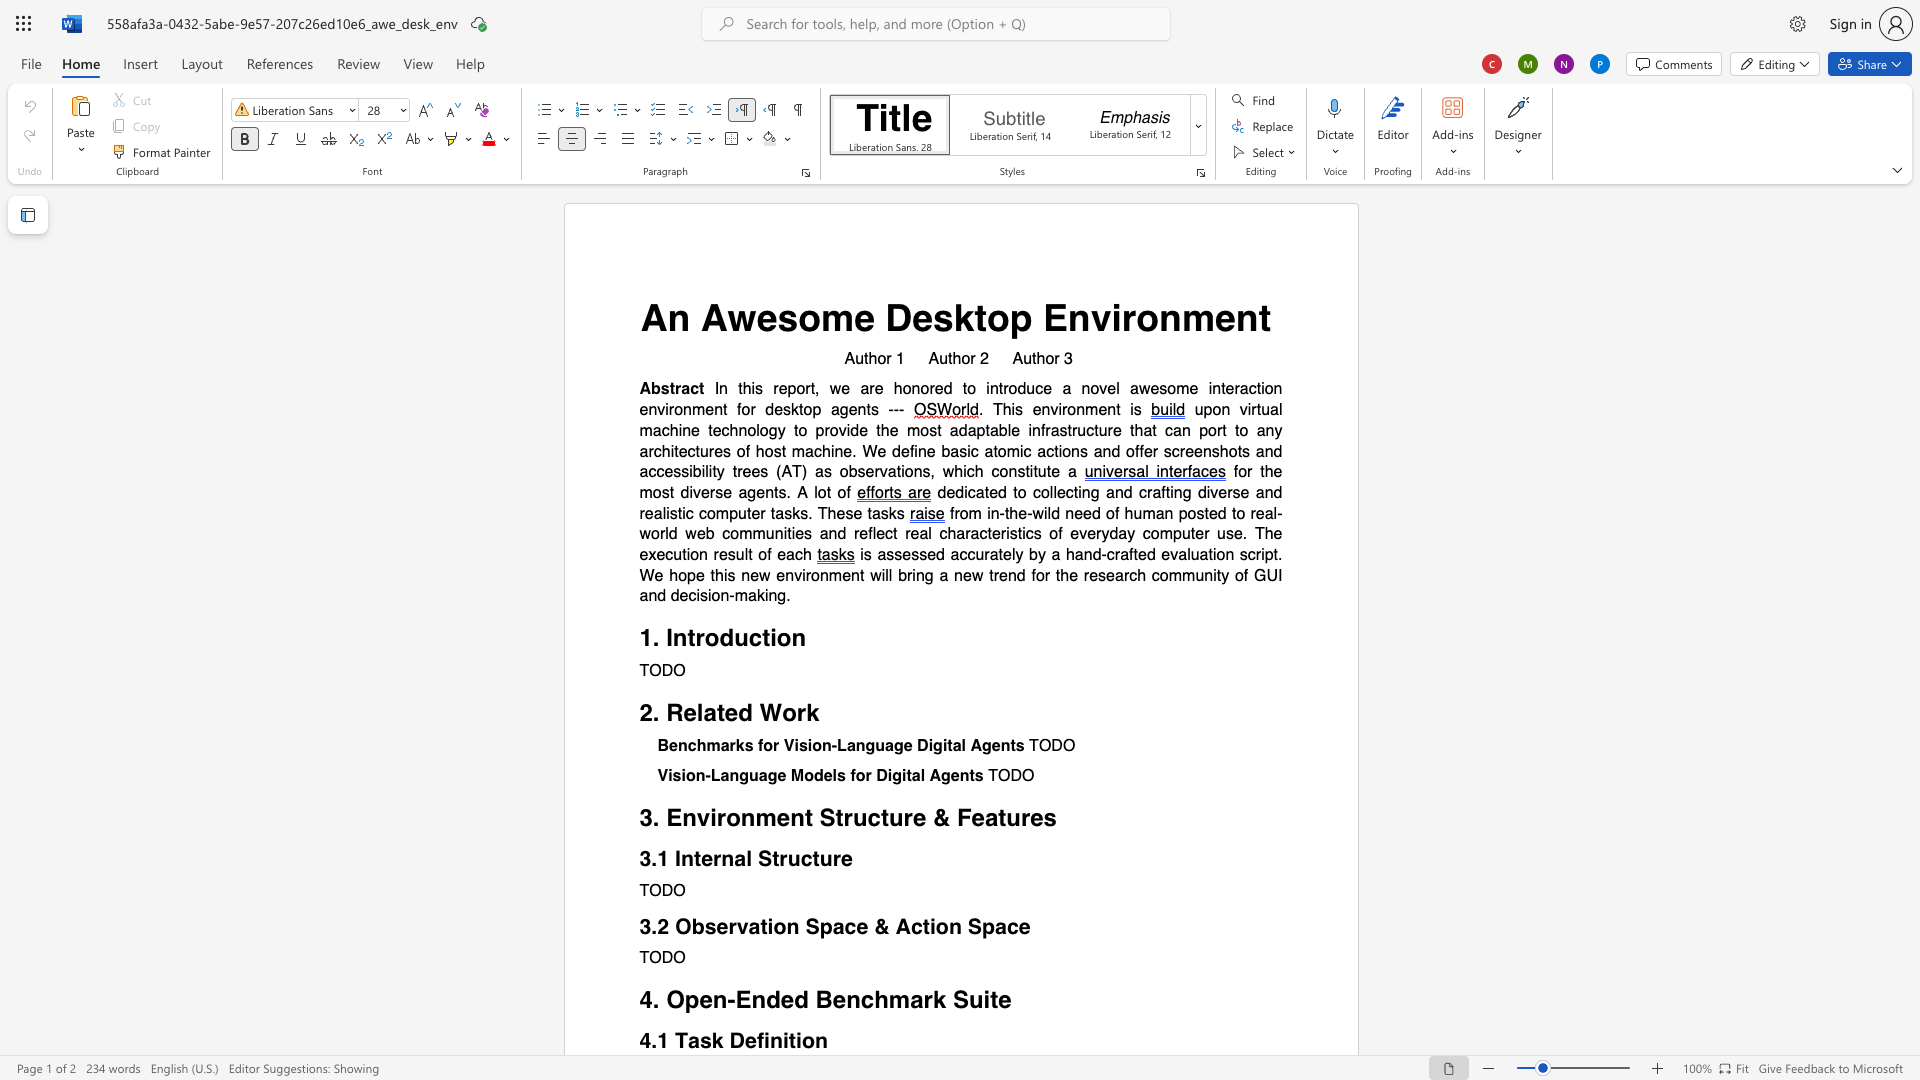  What do you see at coordinates (982, 926) in the screenshot?
I see `the subset text "pac" within the text "3.2 Observation Space & Action Space"` at bounding box center [982, 926].